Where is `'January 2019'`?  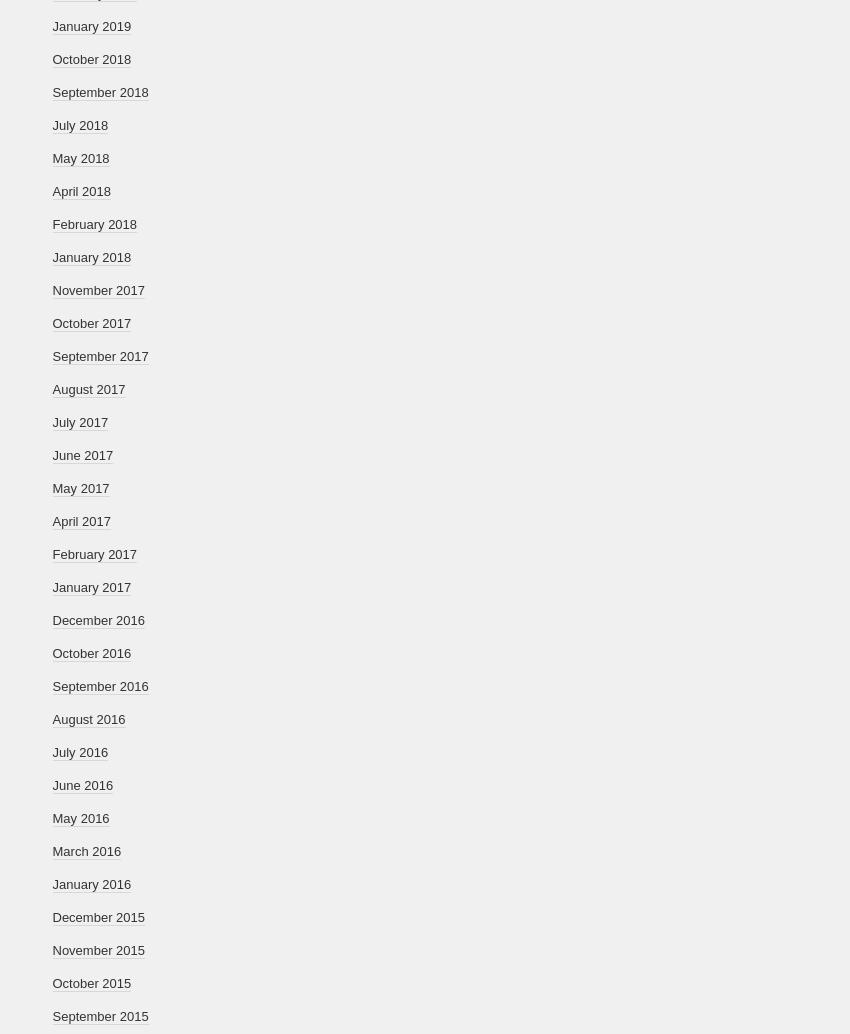
'January 2019' is located at coordinates (90, 26).